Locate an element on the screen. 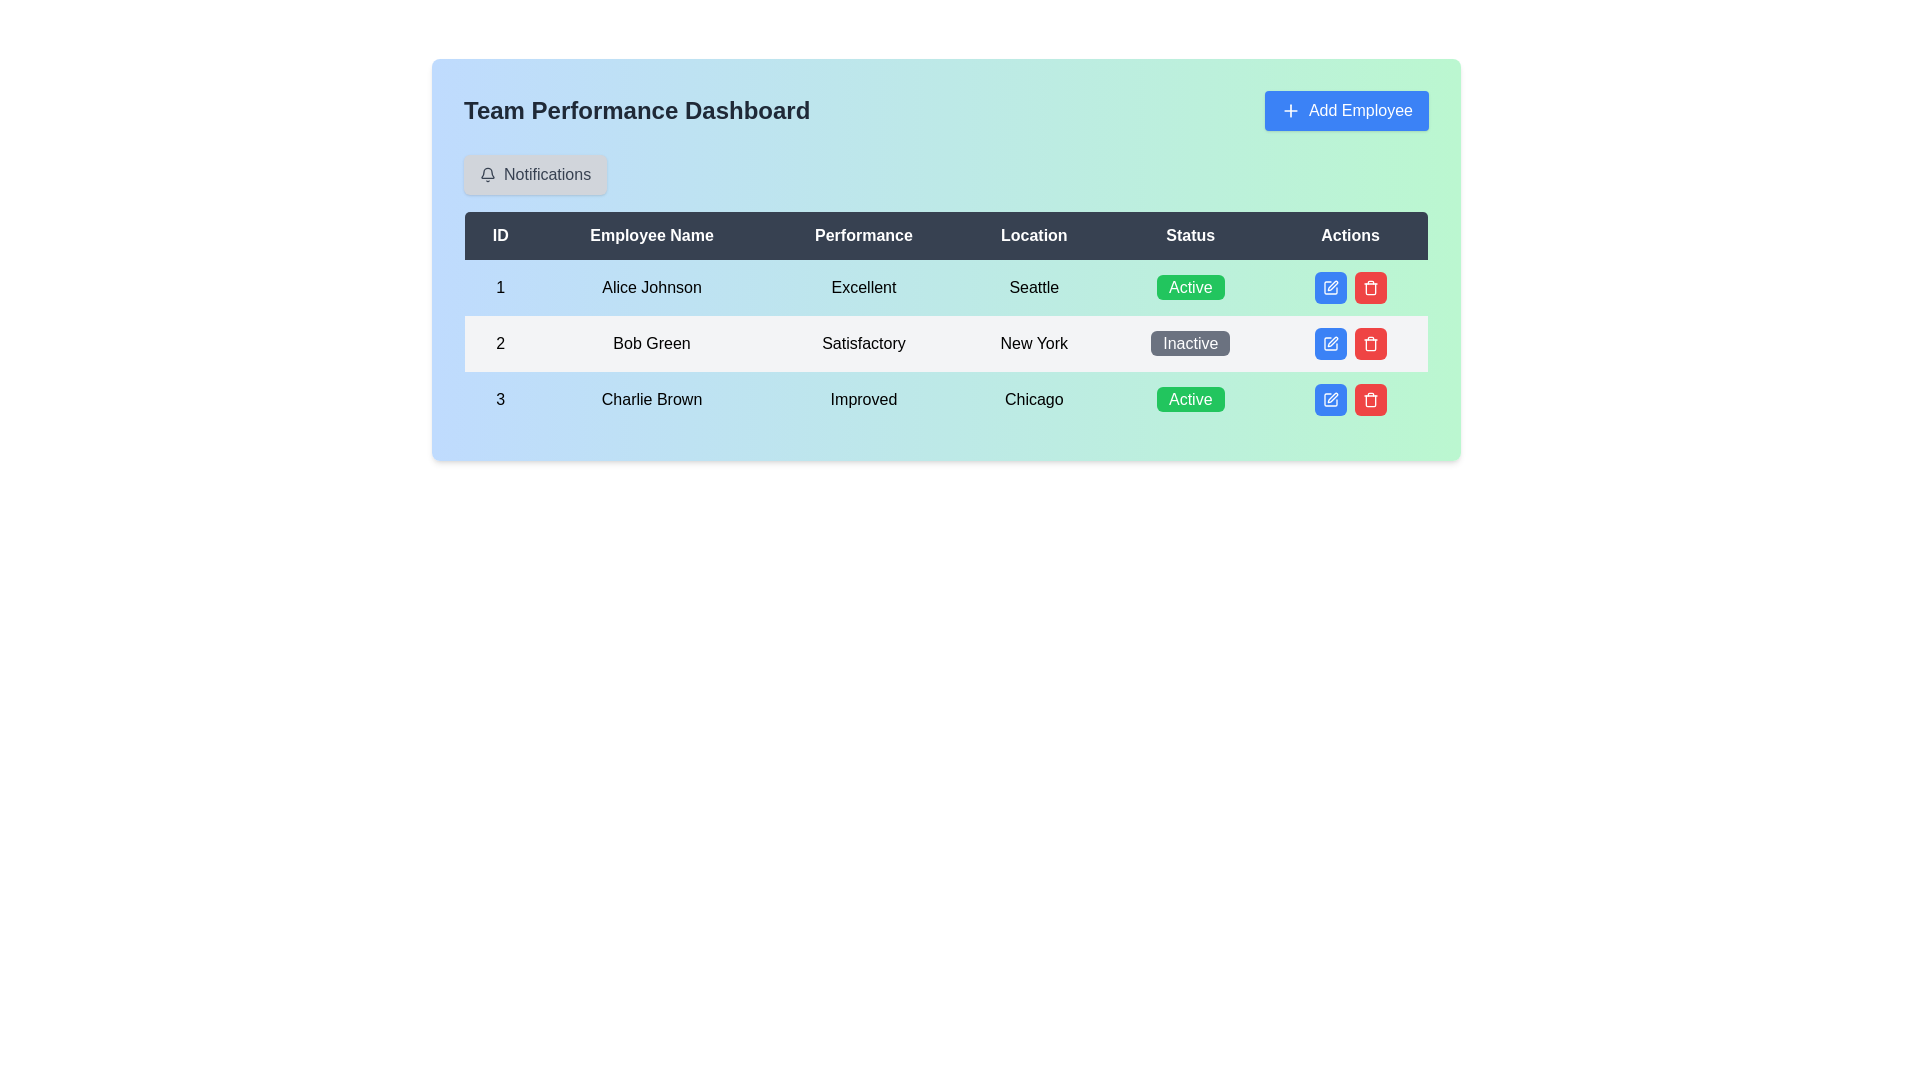 The image size is (1920, 1080). the static text displaying 'Charlie Brown', which represents an employee's name in the third row of the table under the 'Employee Name' column is located at coordinates (652, 400).